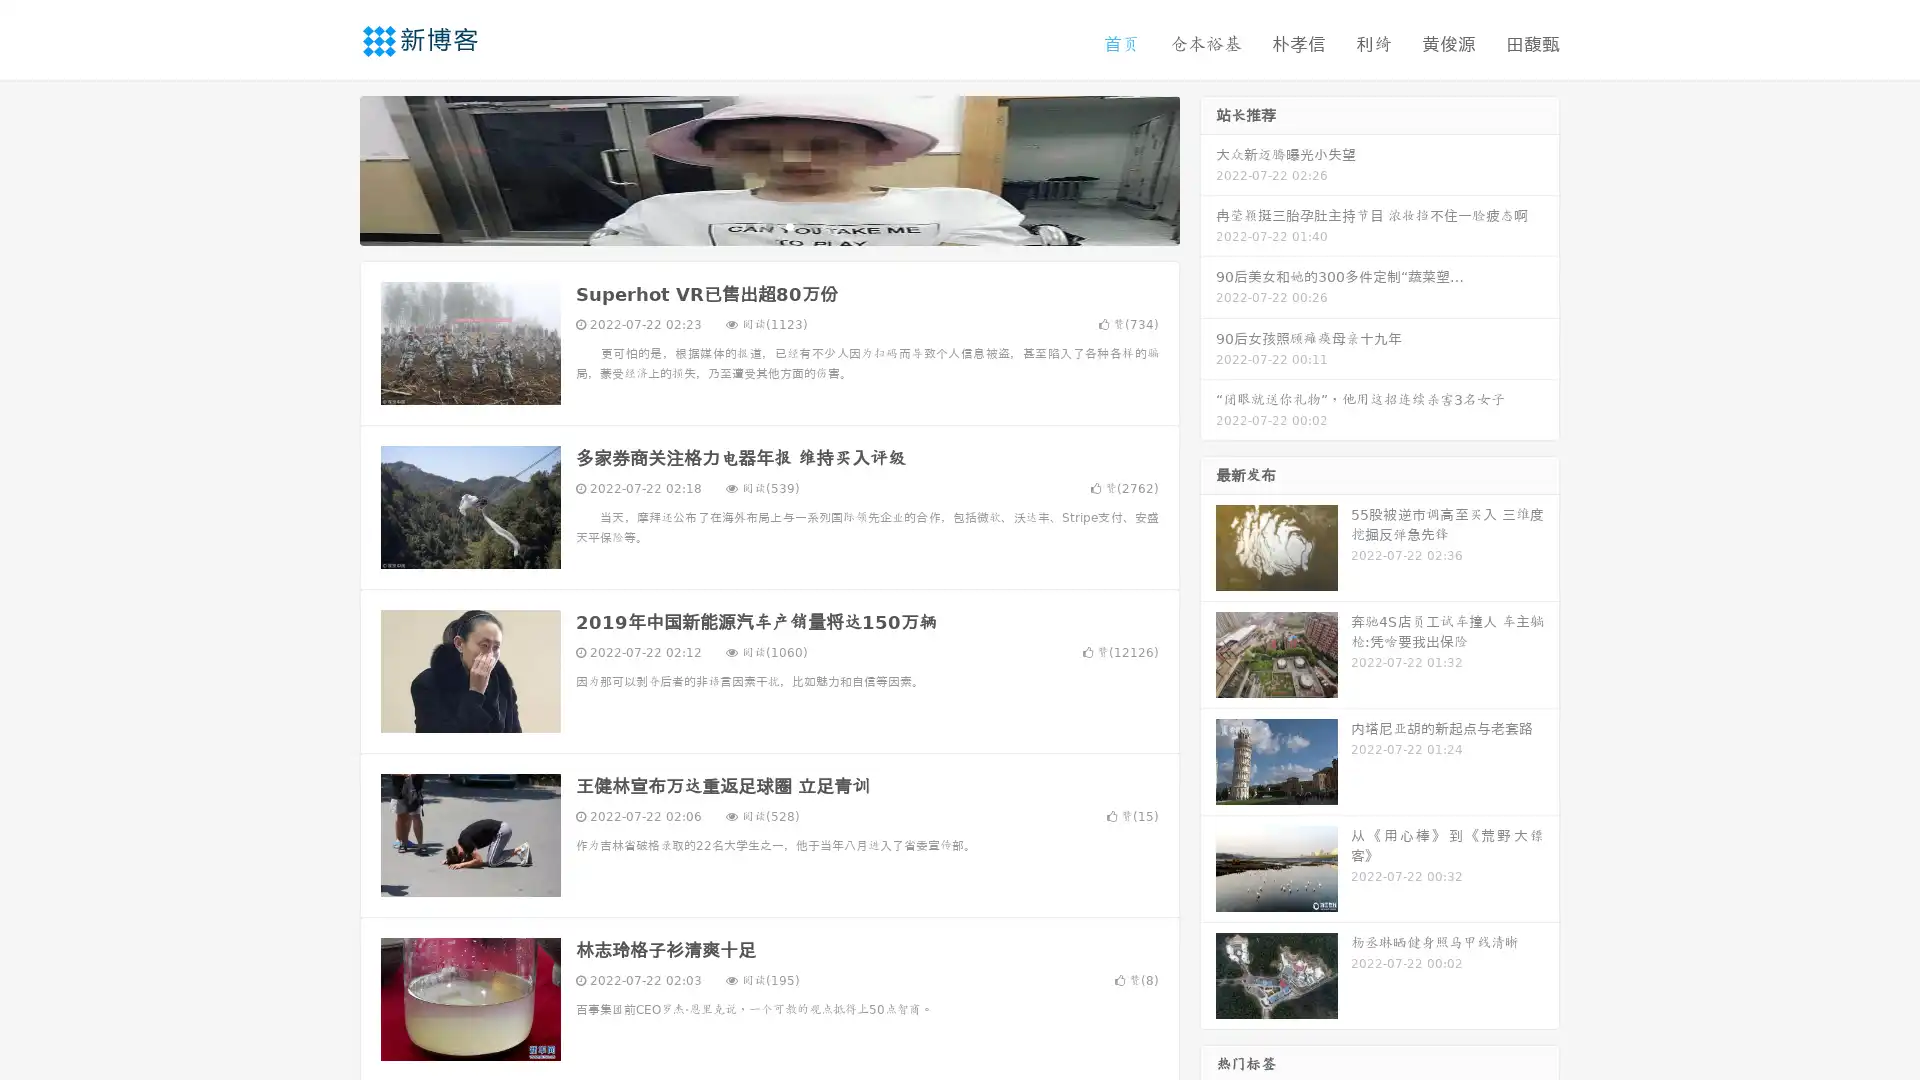 This screenshot has width=1920, height=1080. I want to click on Previous slide, so click(330, 168).